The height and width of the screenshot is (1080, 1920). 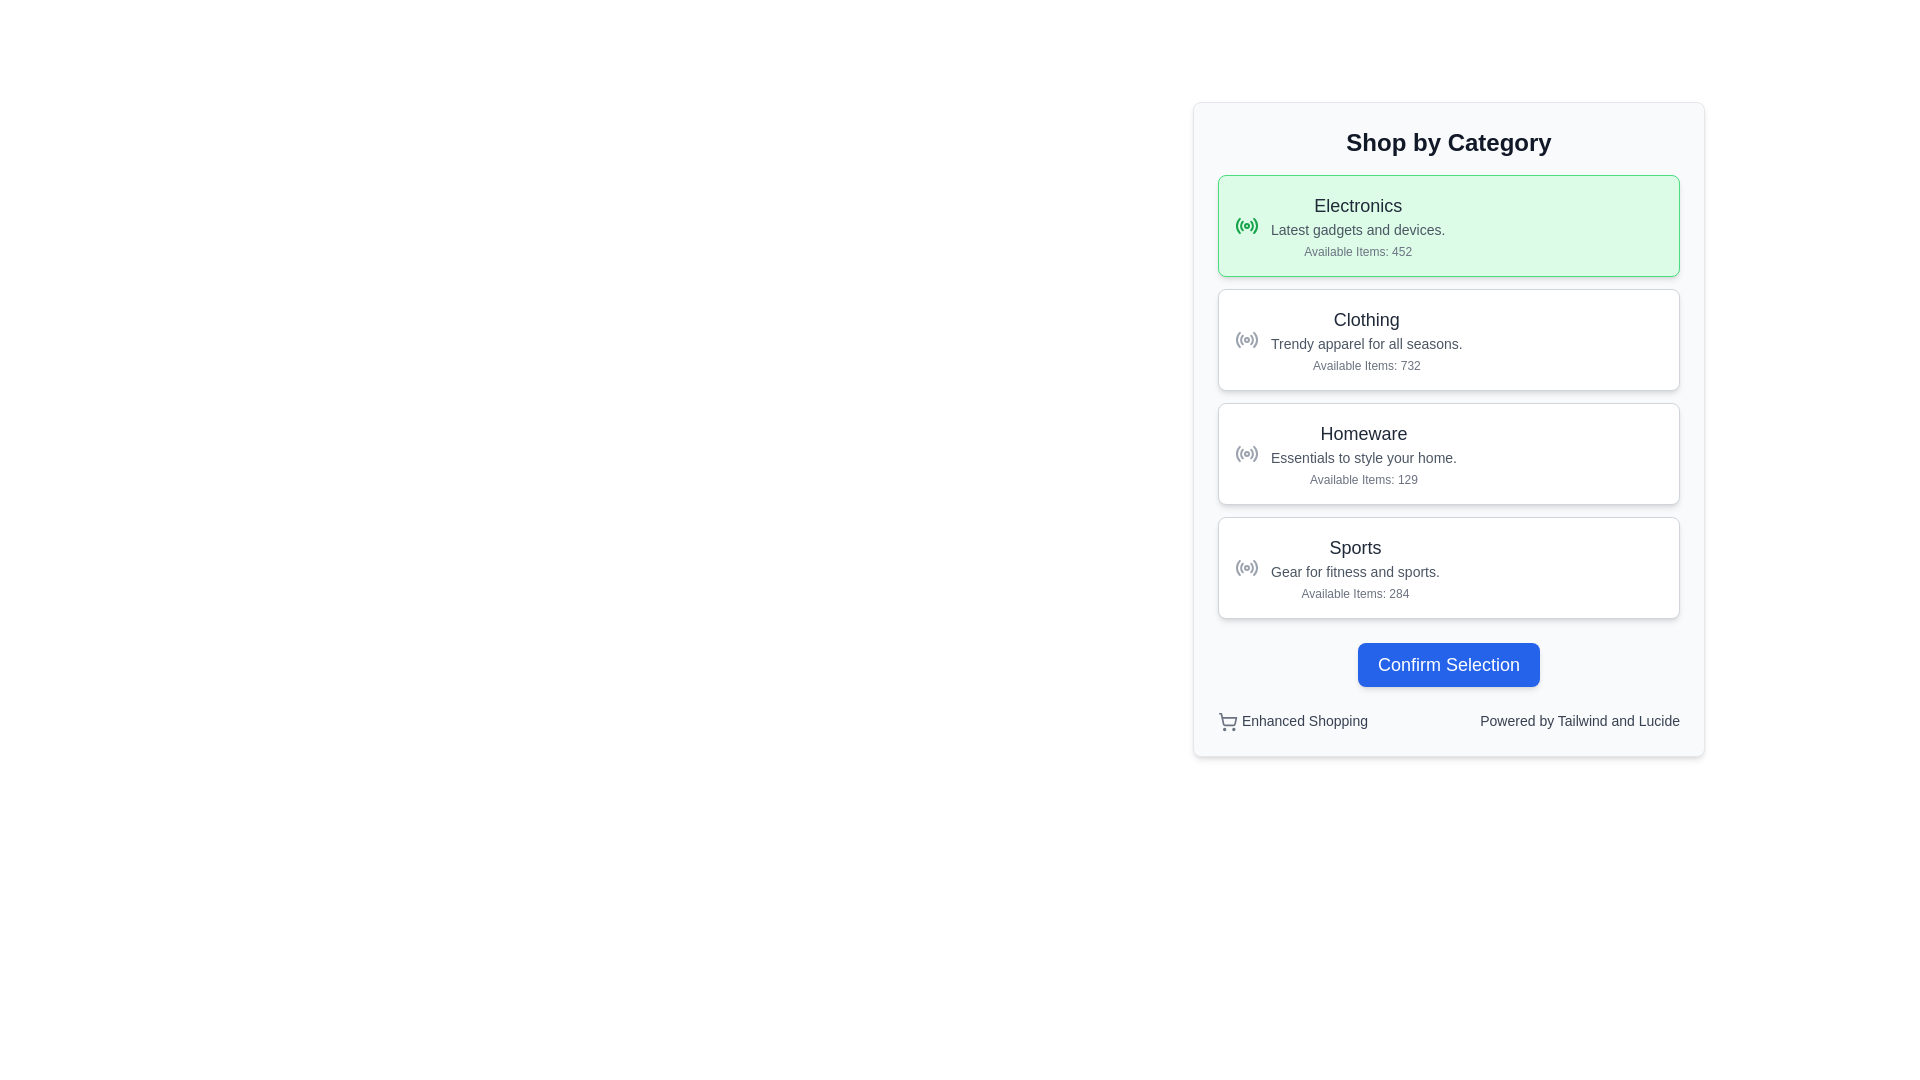 I want to click on the text label that acknowledges the interface is powered by Tailwind and Lucide, which is positioned to the right of 'Enhanced Shopping', so click(x=1579, y=721).